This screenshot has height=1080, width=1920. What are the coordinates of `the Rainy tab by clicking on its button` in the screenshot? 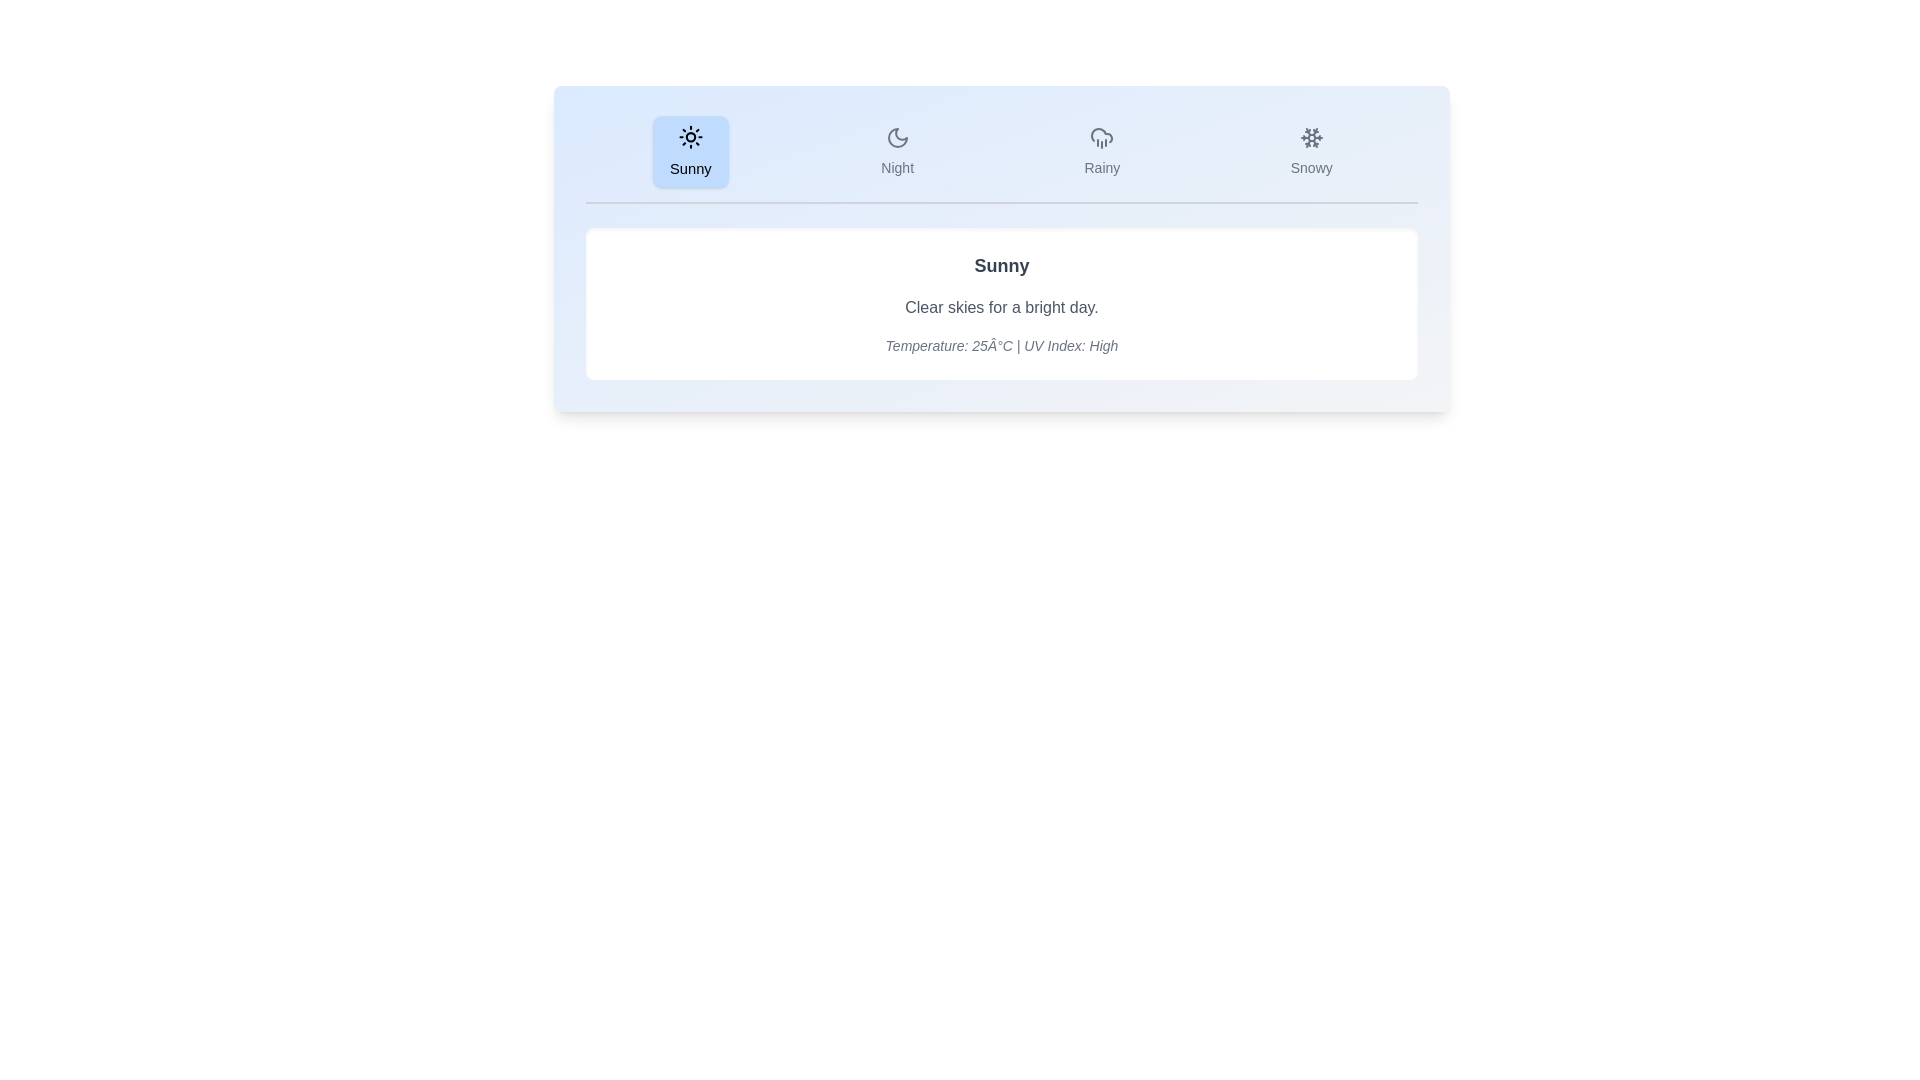 It's located at (1101, 150).